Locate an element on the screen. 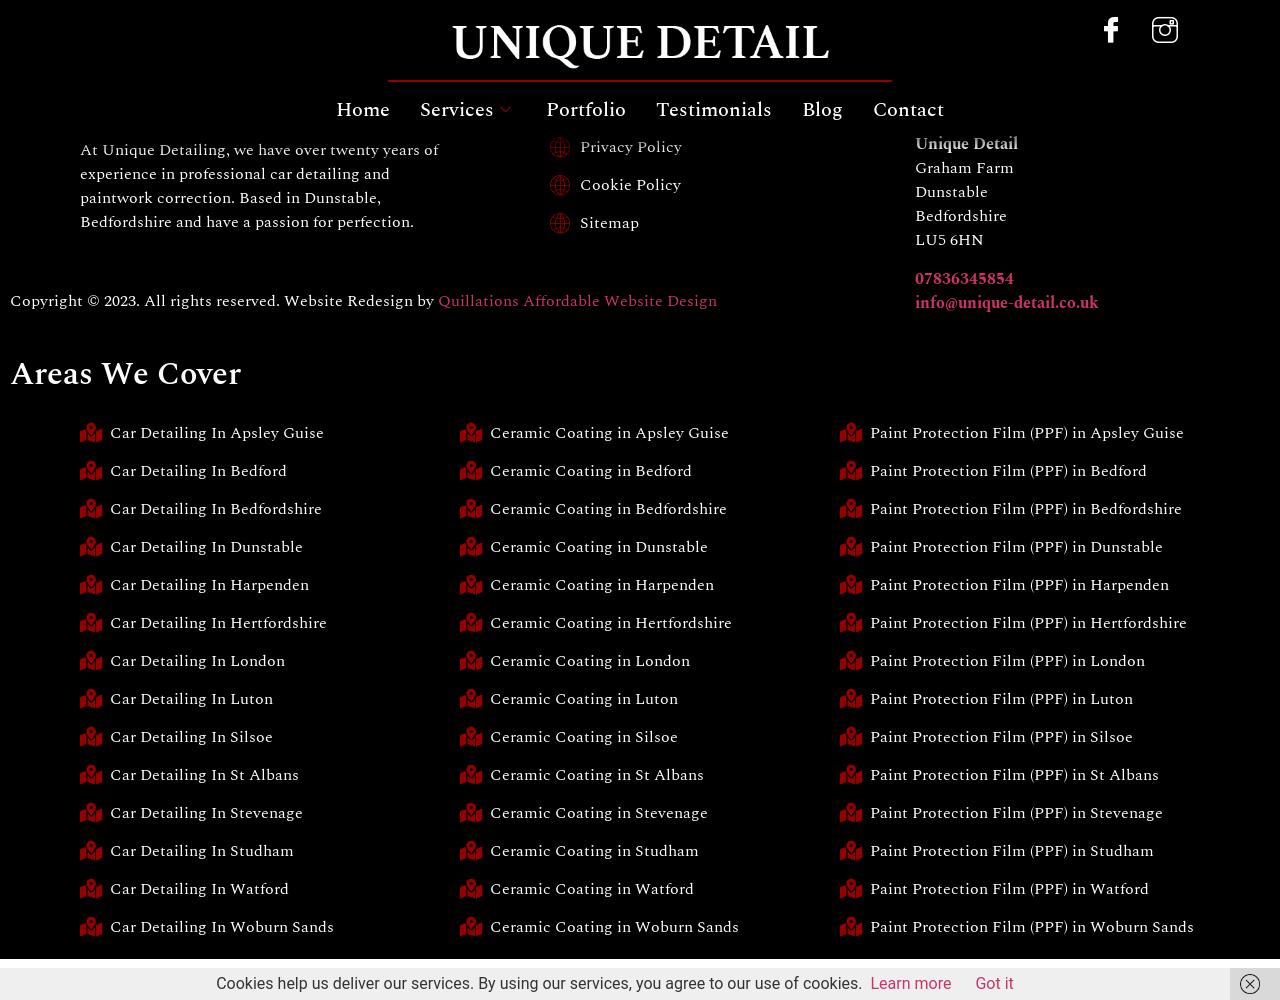 Image resolution: width=1280 pixels, height=1000 pixels. 'Areas We Cover' is located at coordinates (124, 373).